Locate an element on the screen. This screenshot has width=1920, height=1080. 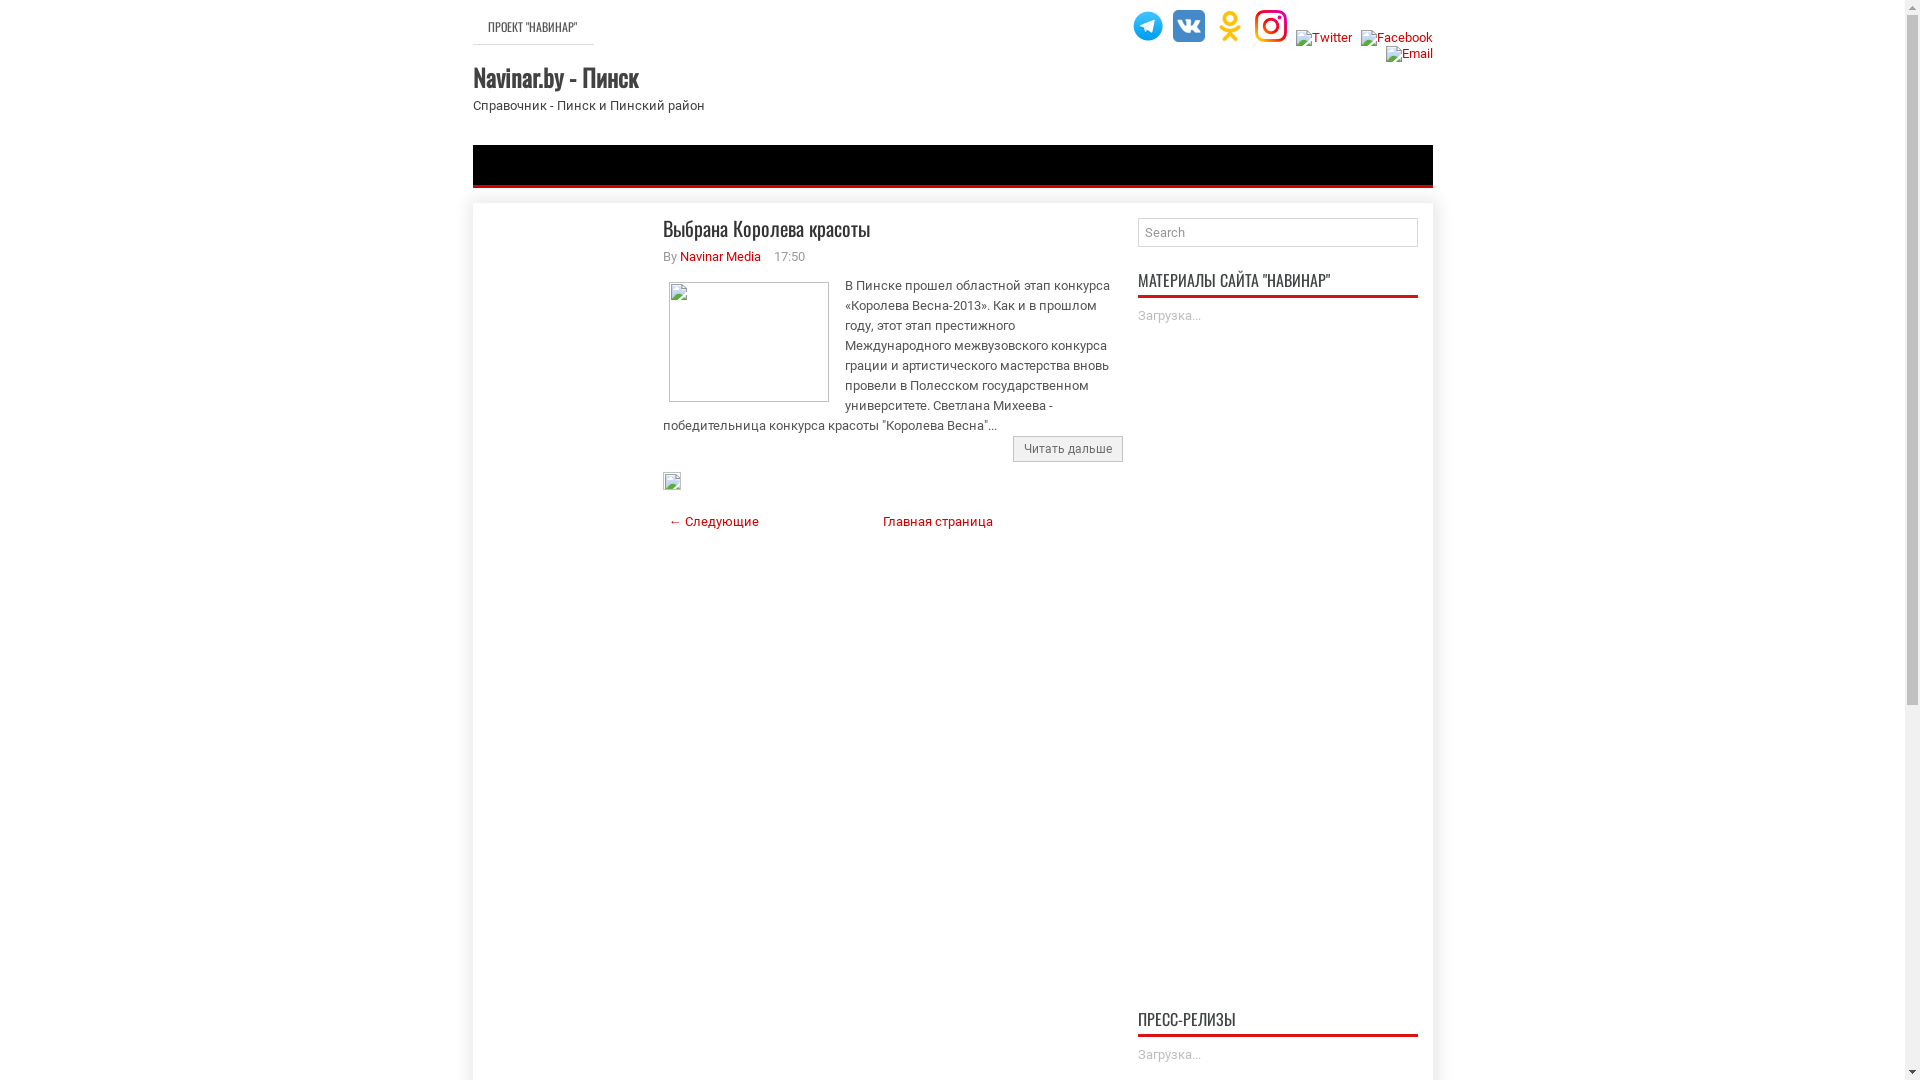
'Advertisement' is located at coordinates (1276, 637).